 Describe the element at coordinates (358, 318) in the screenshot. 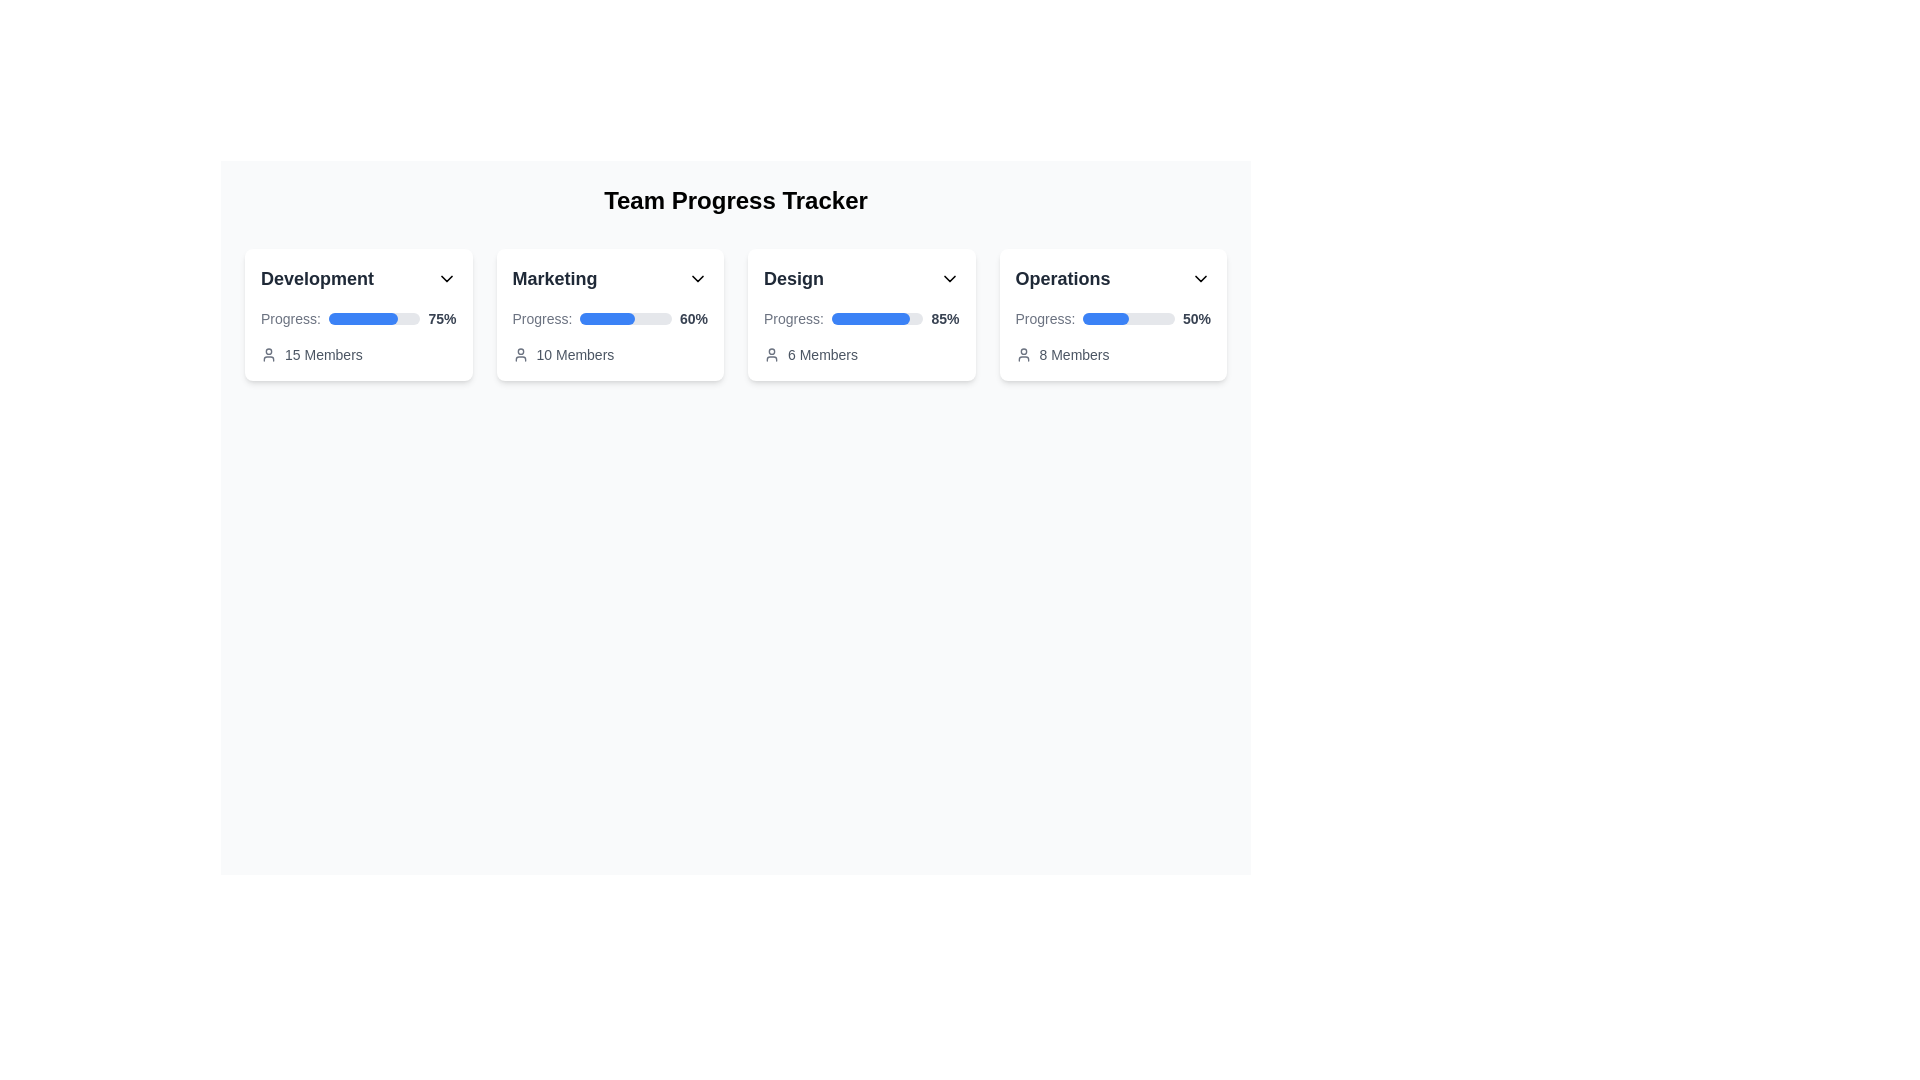

I see `surrounding text to understand the context of the progress indicator indicating 75% completion for the Development team, located within the first card of the Team Progress Tracker layout` at that location.